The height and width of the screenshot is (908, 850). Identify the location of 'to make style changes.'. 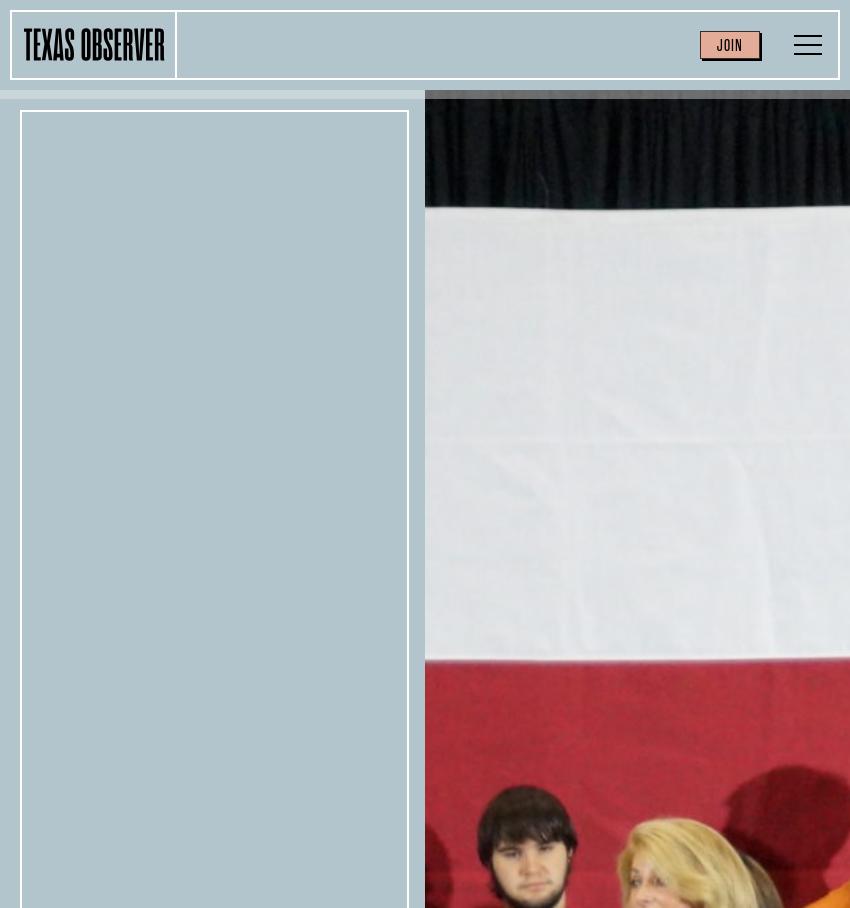
(603, 813).